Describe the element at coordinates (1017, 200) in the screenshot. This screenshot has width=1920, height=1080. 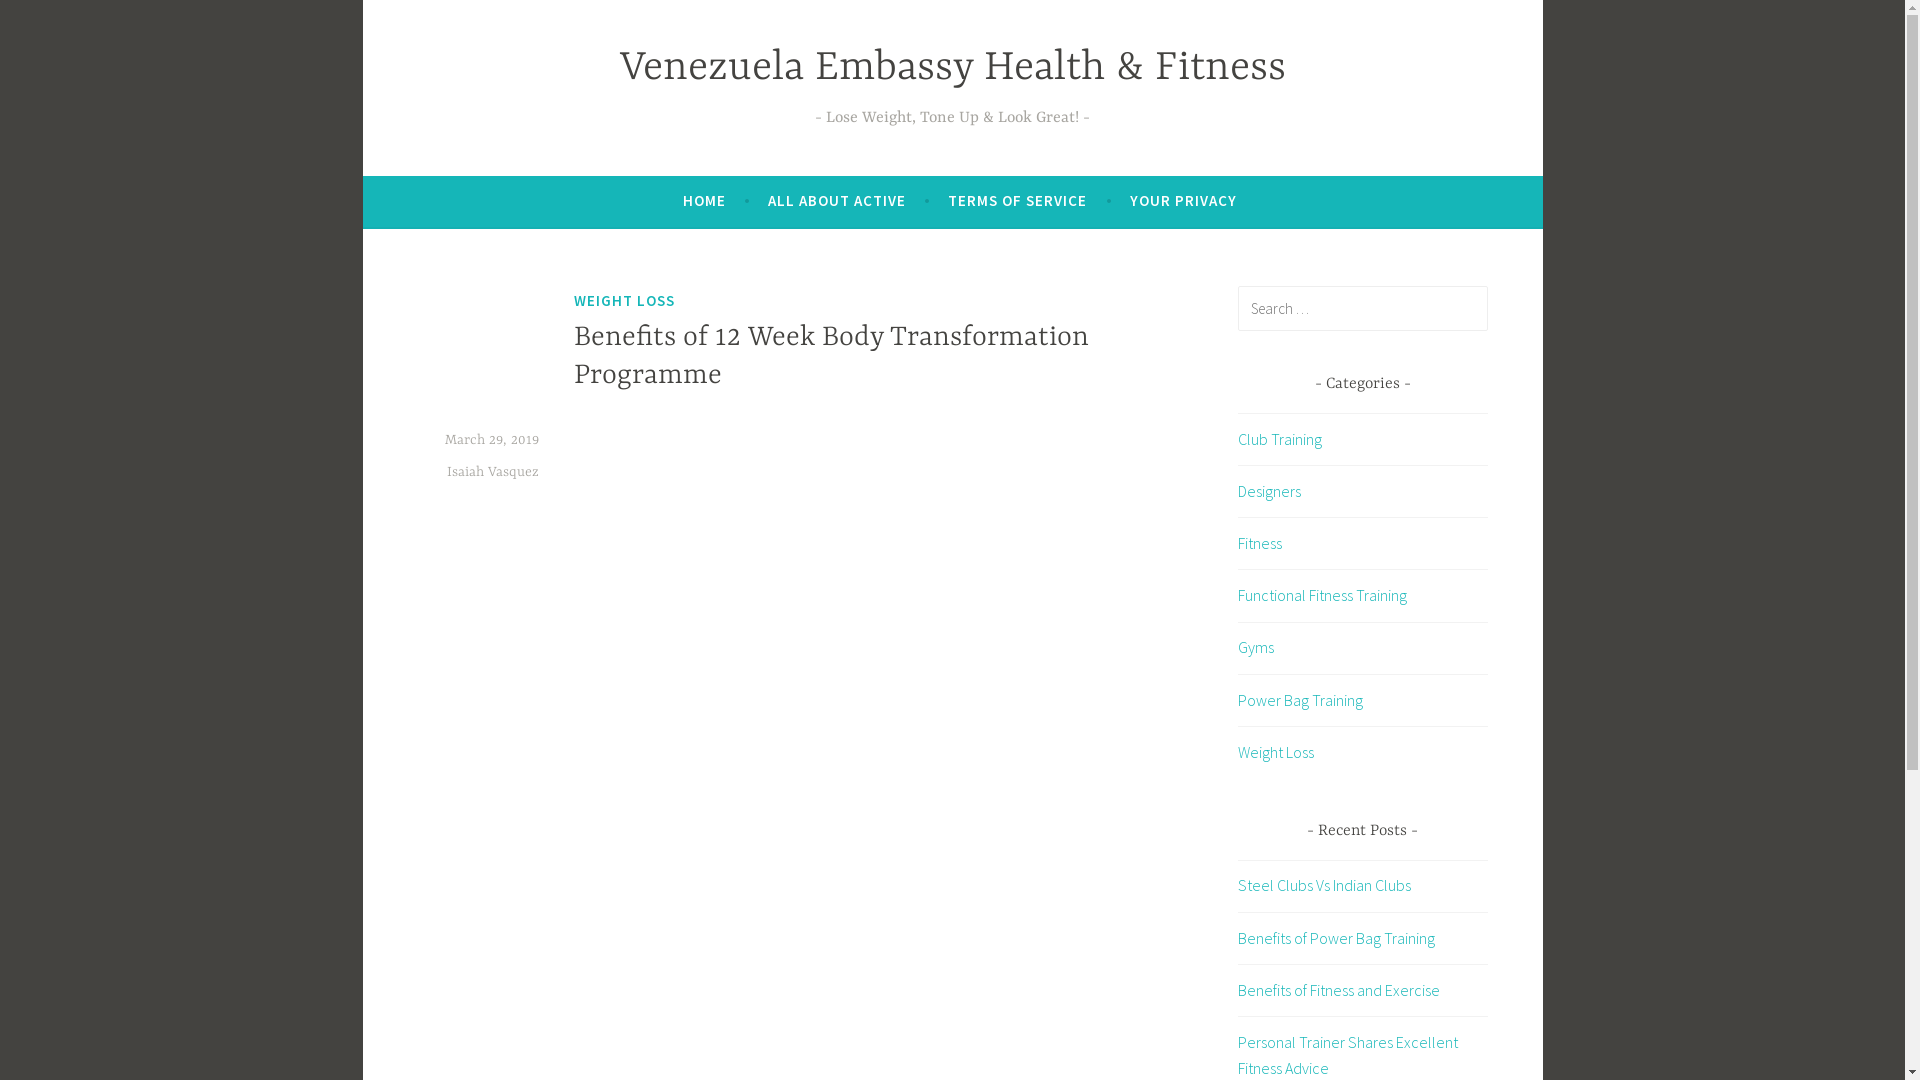
I see `'TERMS OF SERVICE'` at that location.